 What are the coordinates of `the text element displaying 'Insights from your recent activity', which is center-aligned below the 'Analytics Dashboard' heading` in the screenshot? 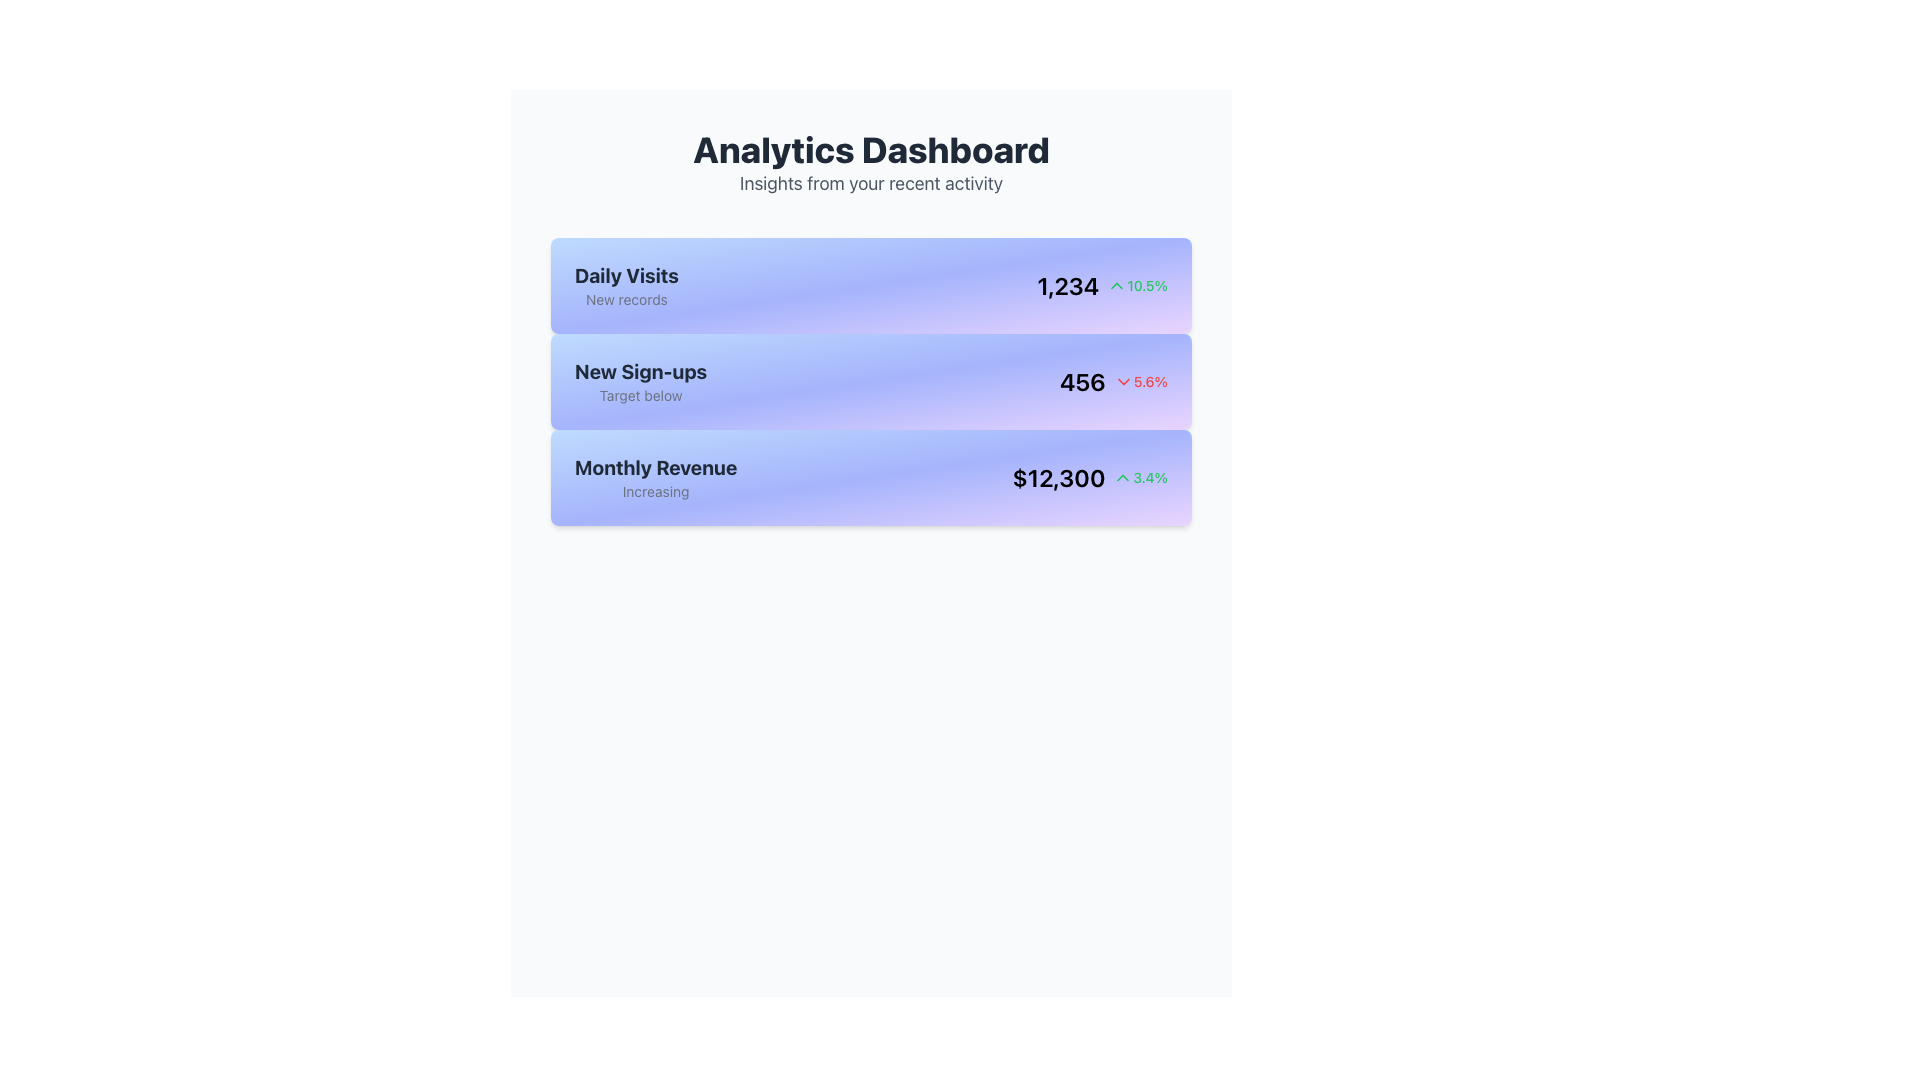 It's located at (871, 184).